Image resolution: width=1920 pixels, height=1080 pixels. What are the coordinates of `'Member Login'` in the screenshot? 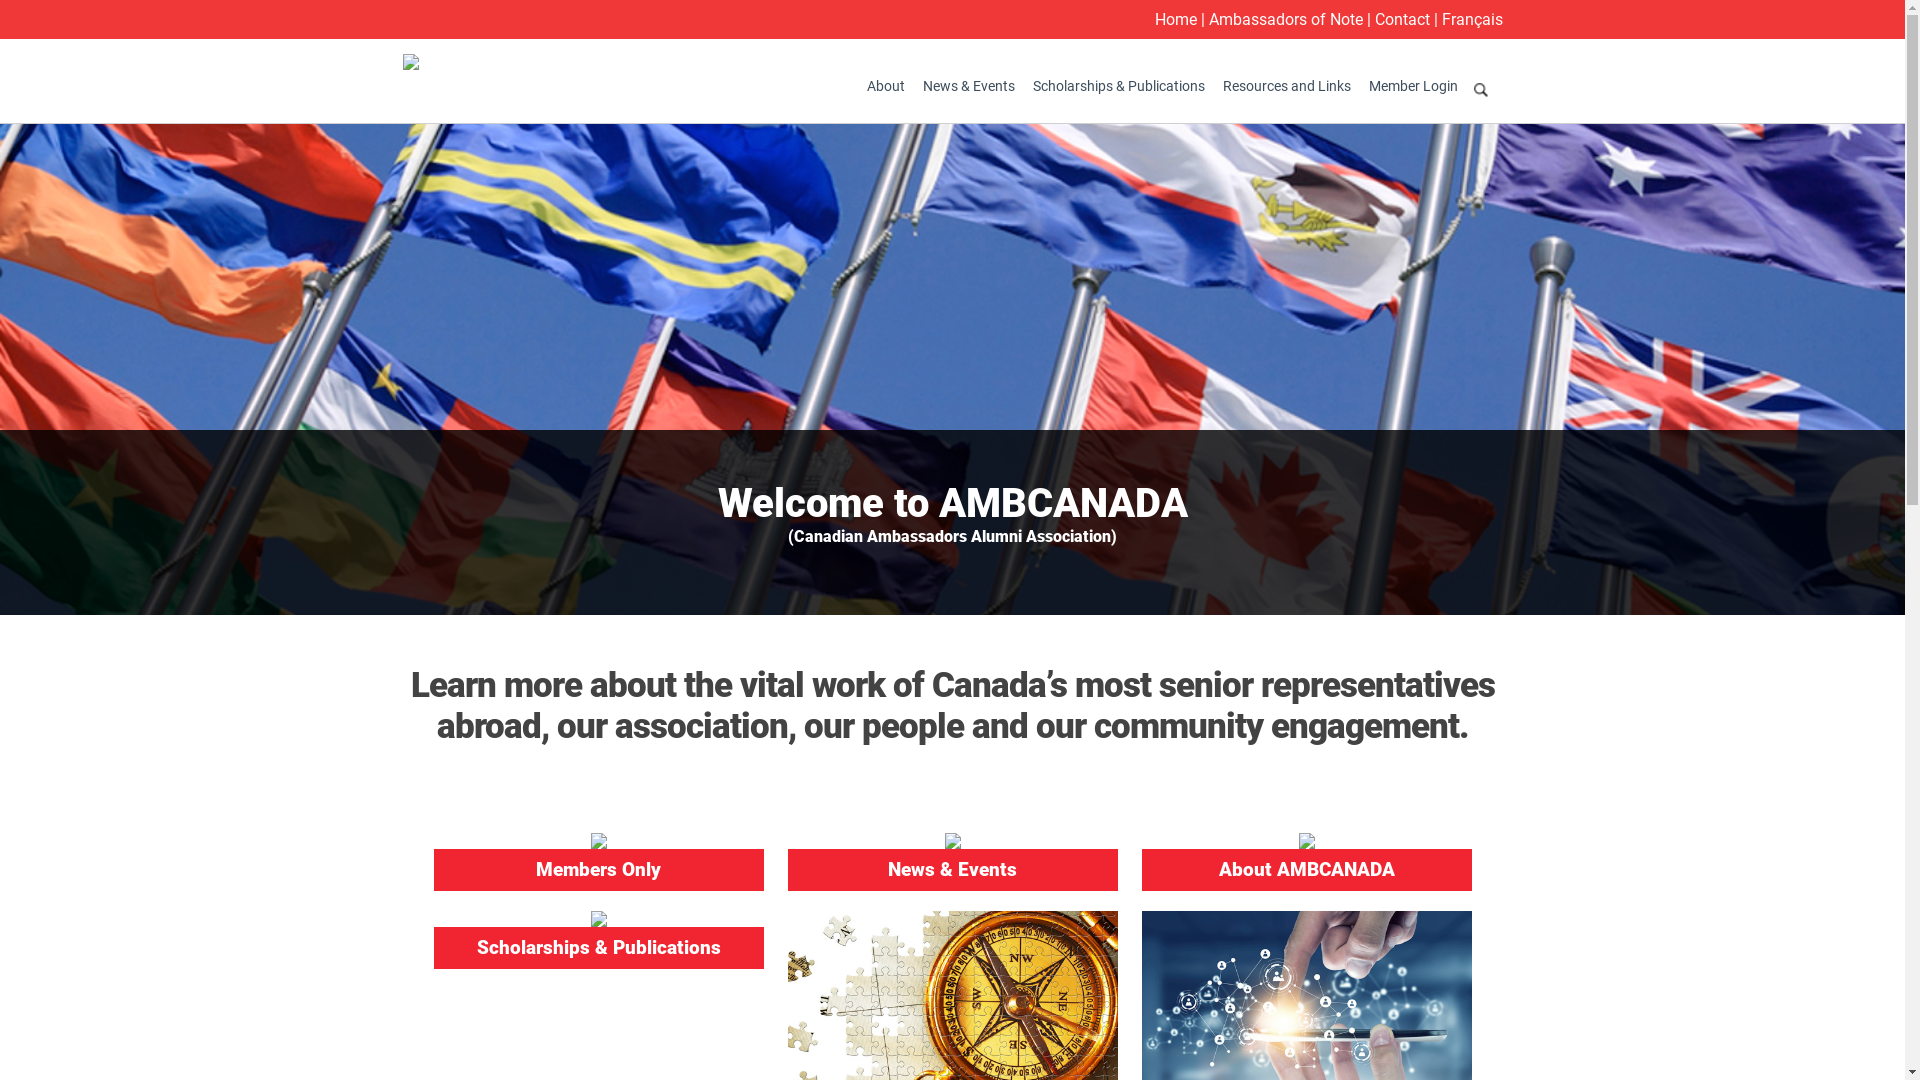 It's located at (1412, 84).